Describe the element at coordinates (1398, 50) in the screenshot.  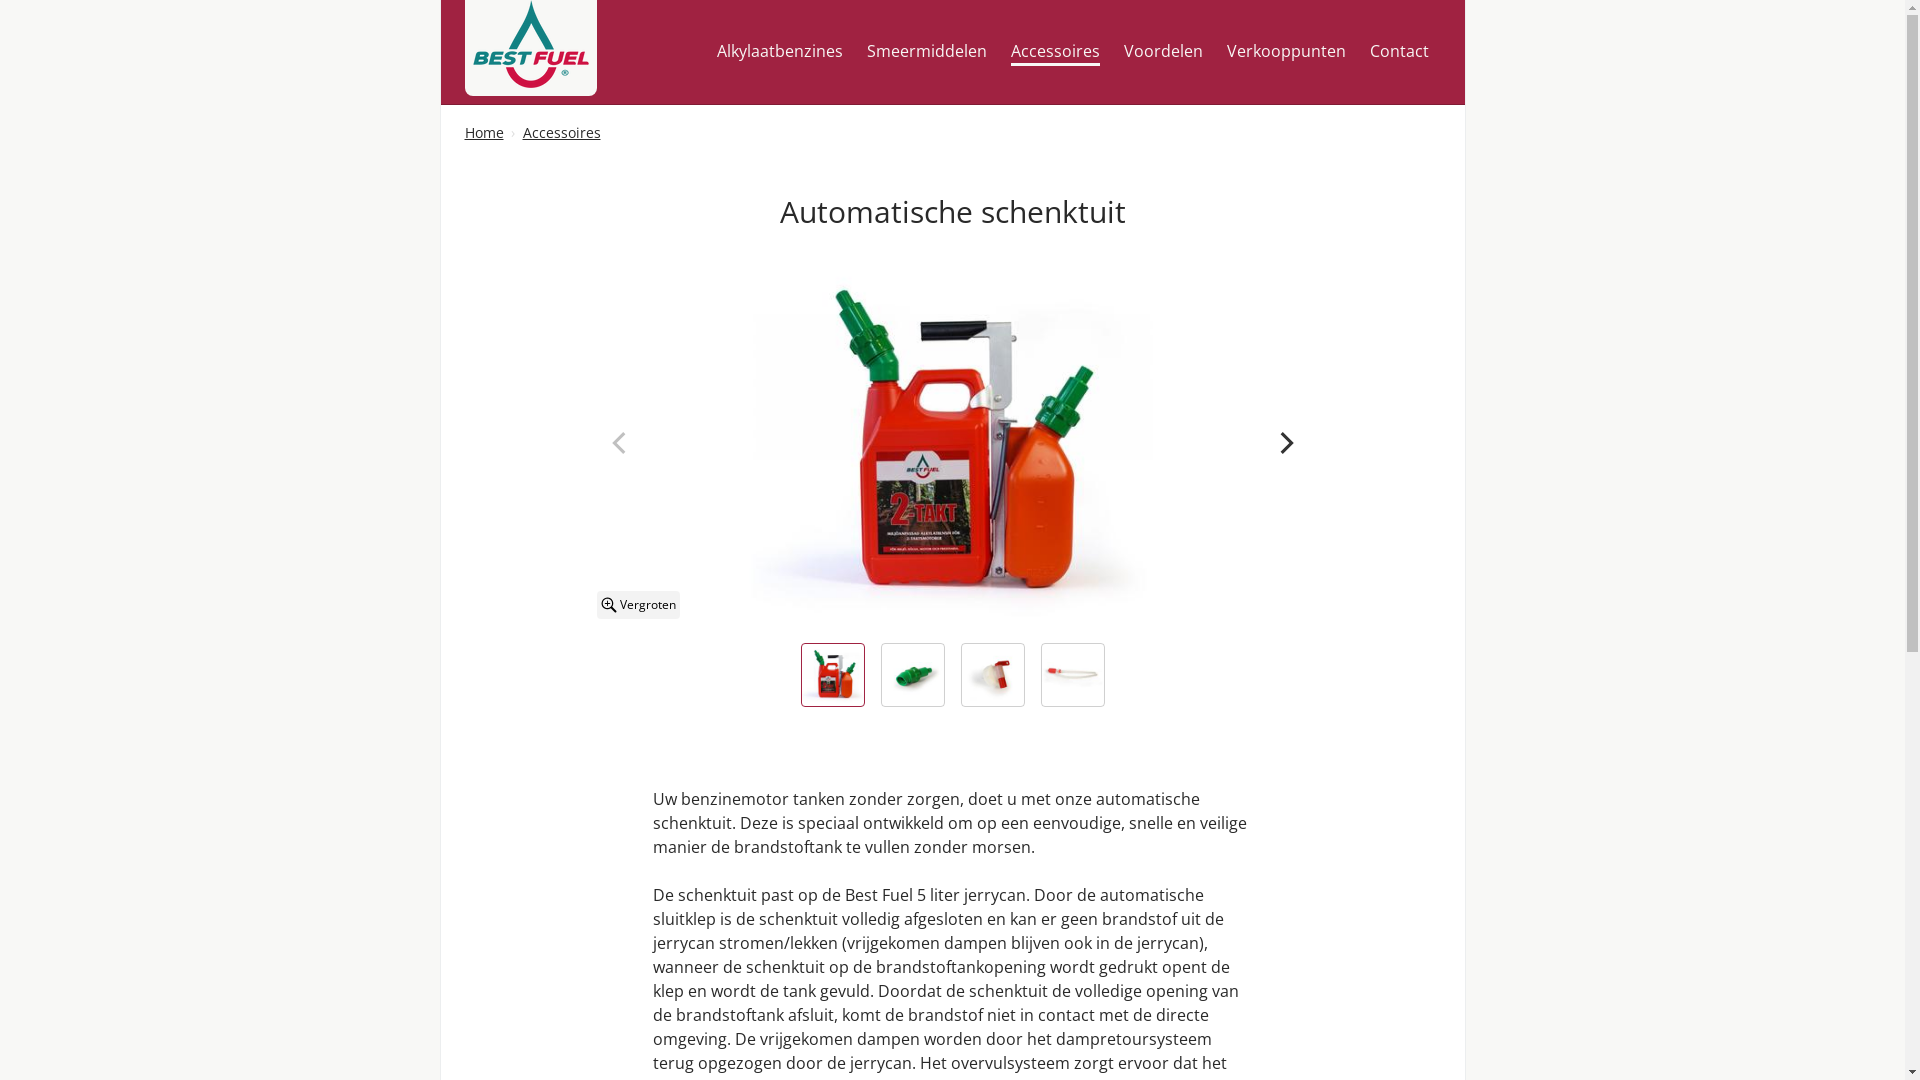
I see `'Contact'` at that location.